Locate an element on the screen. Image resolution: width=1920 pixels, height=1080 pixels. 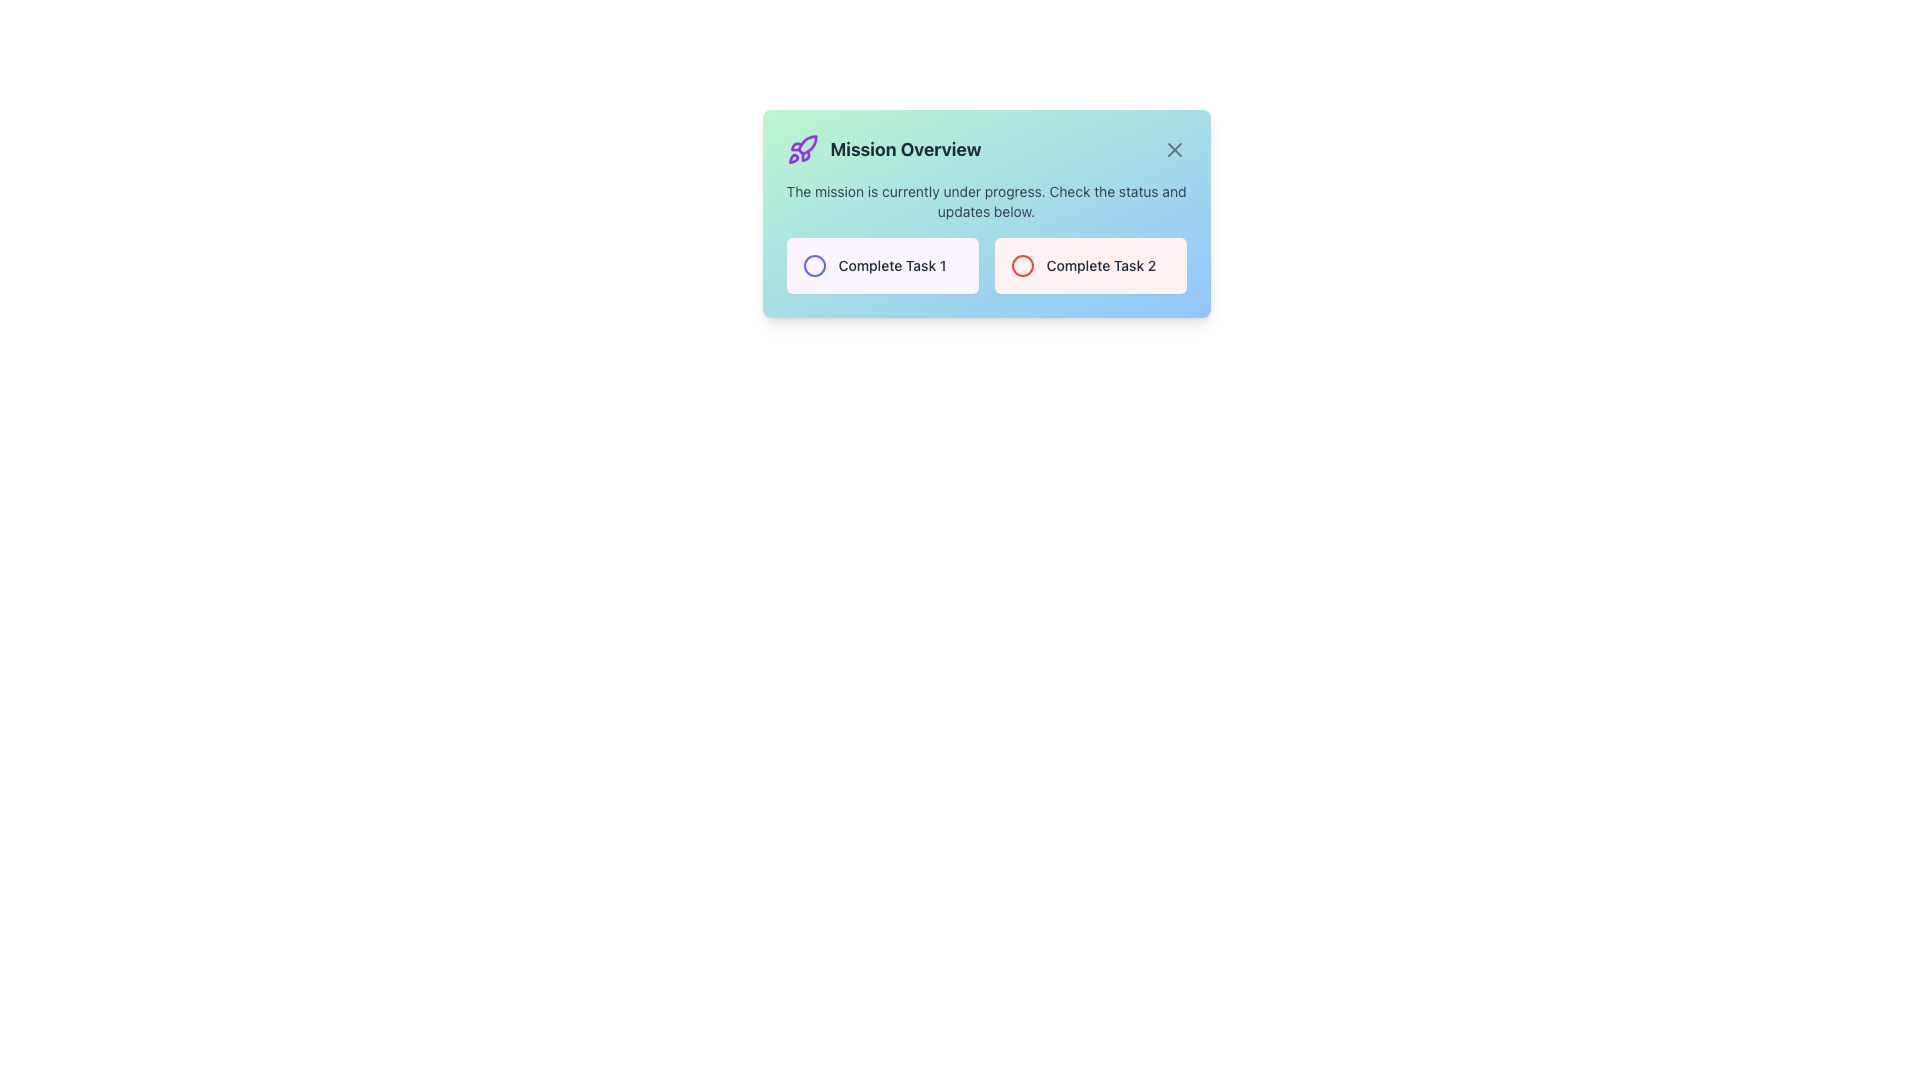
the 'X' vector graphic in the top-right corner of the 'Mission Overview' modal is located at coordinates (1174, 149).